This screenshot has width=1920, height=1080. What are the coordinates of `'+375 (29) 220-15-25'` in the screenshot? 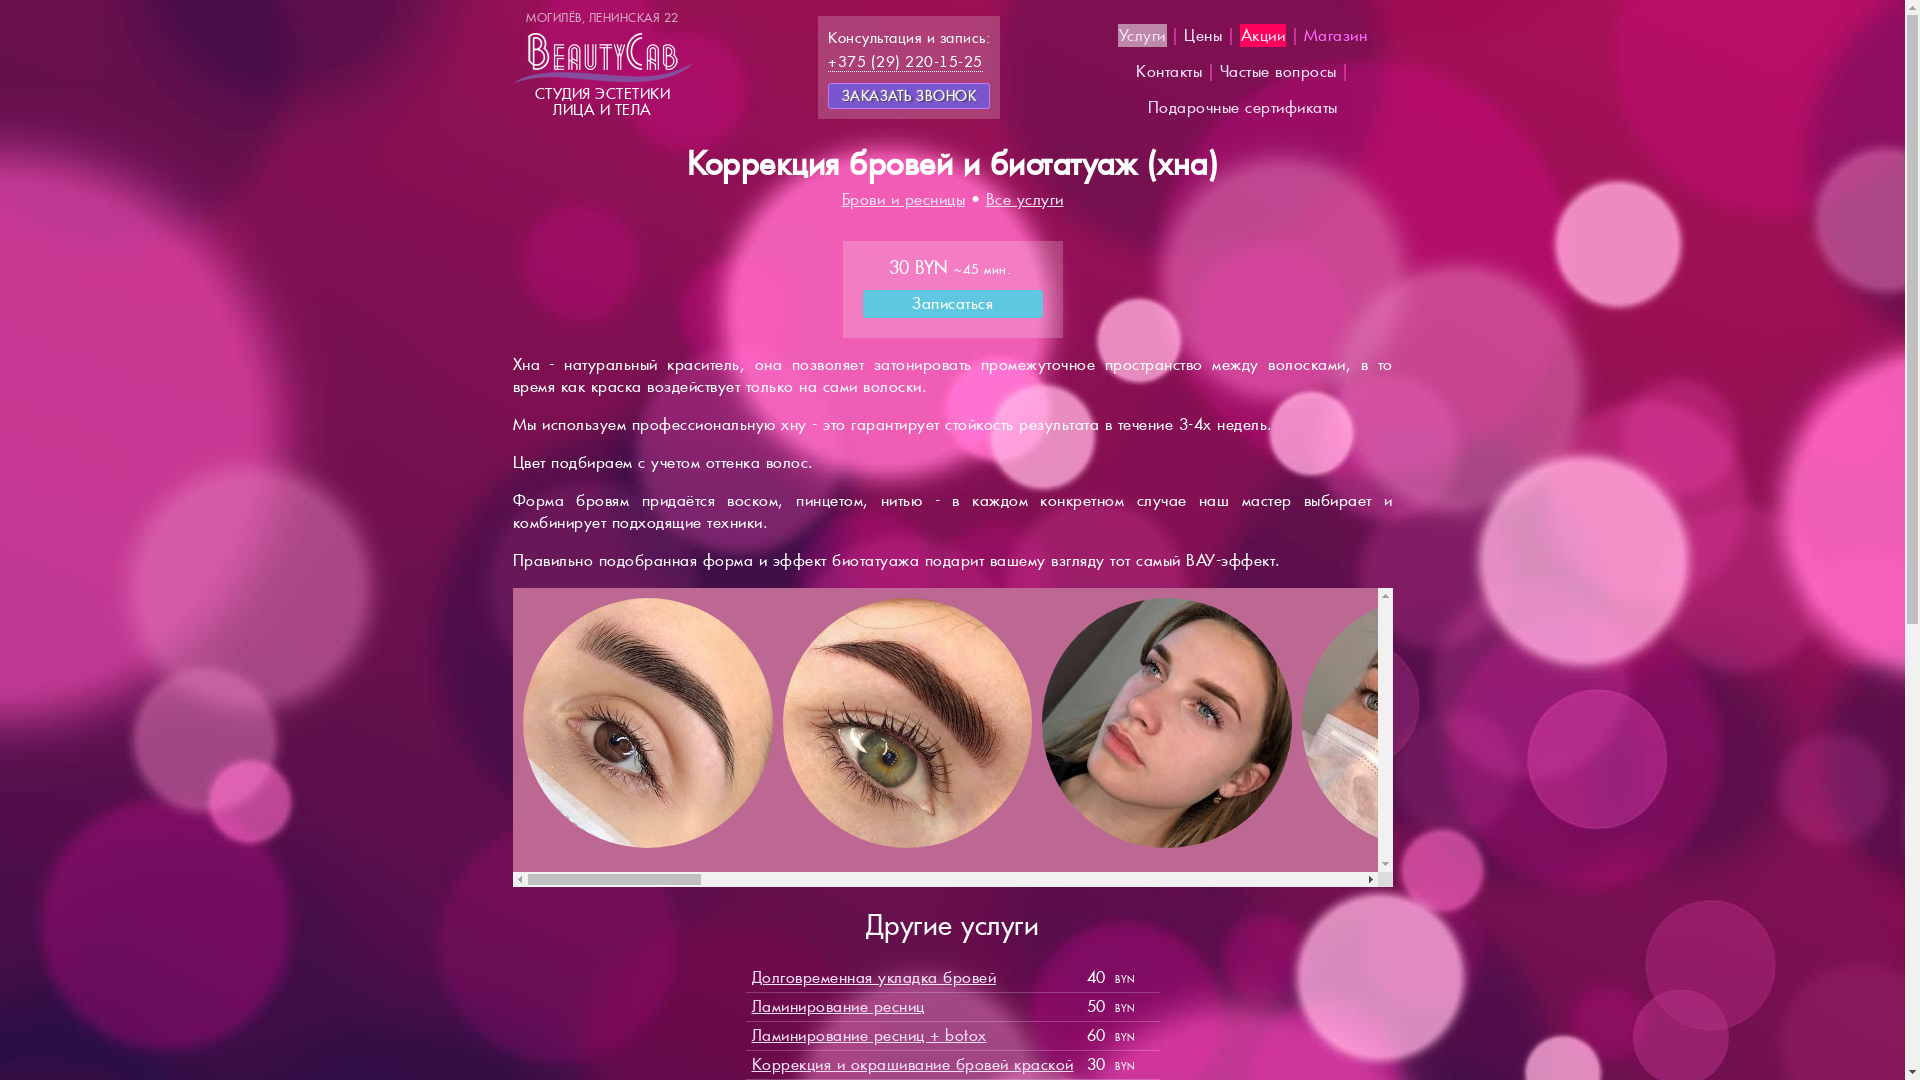 It's located at (904, 60).